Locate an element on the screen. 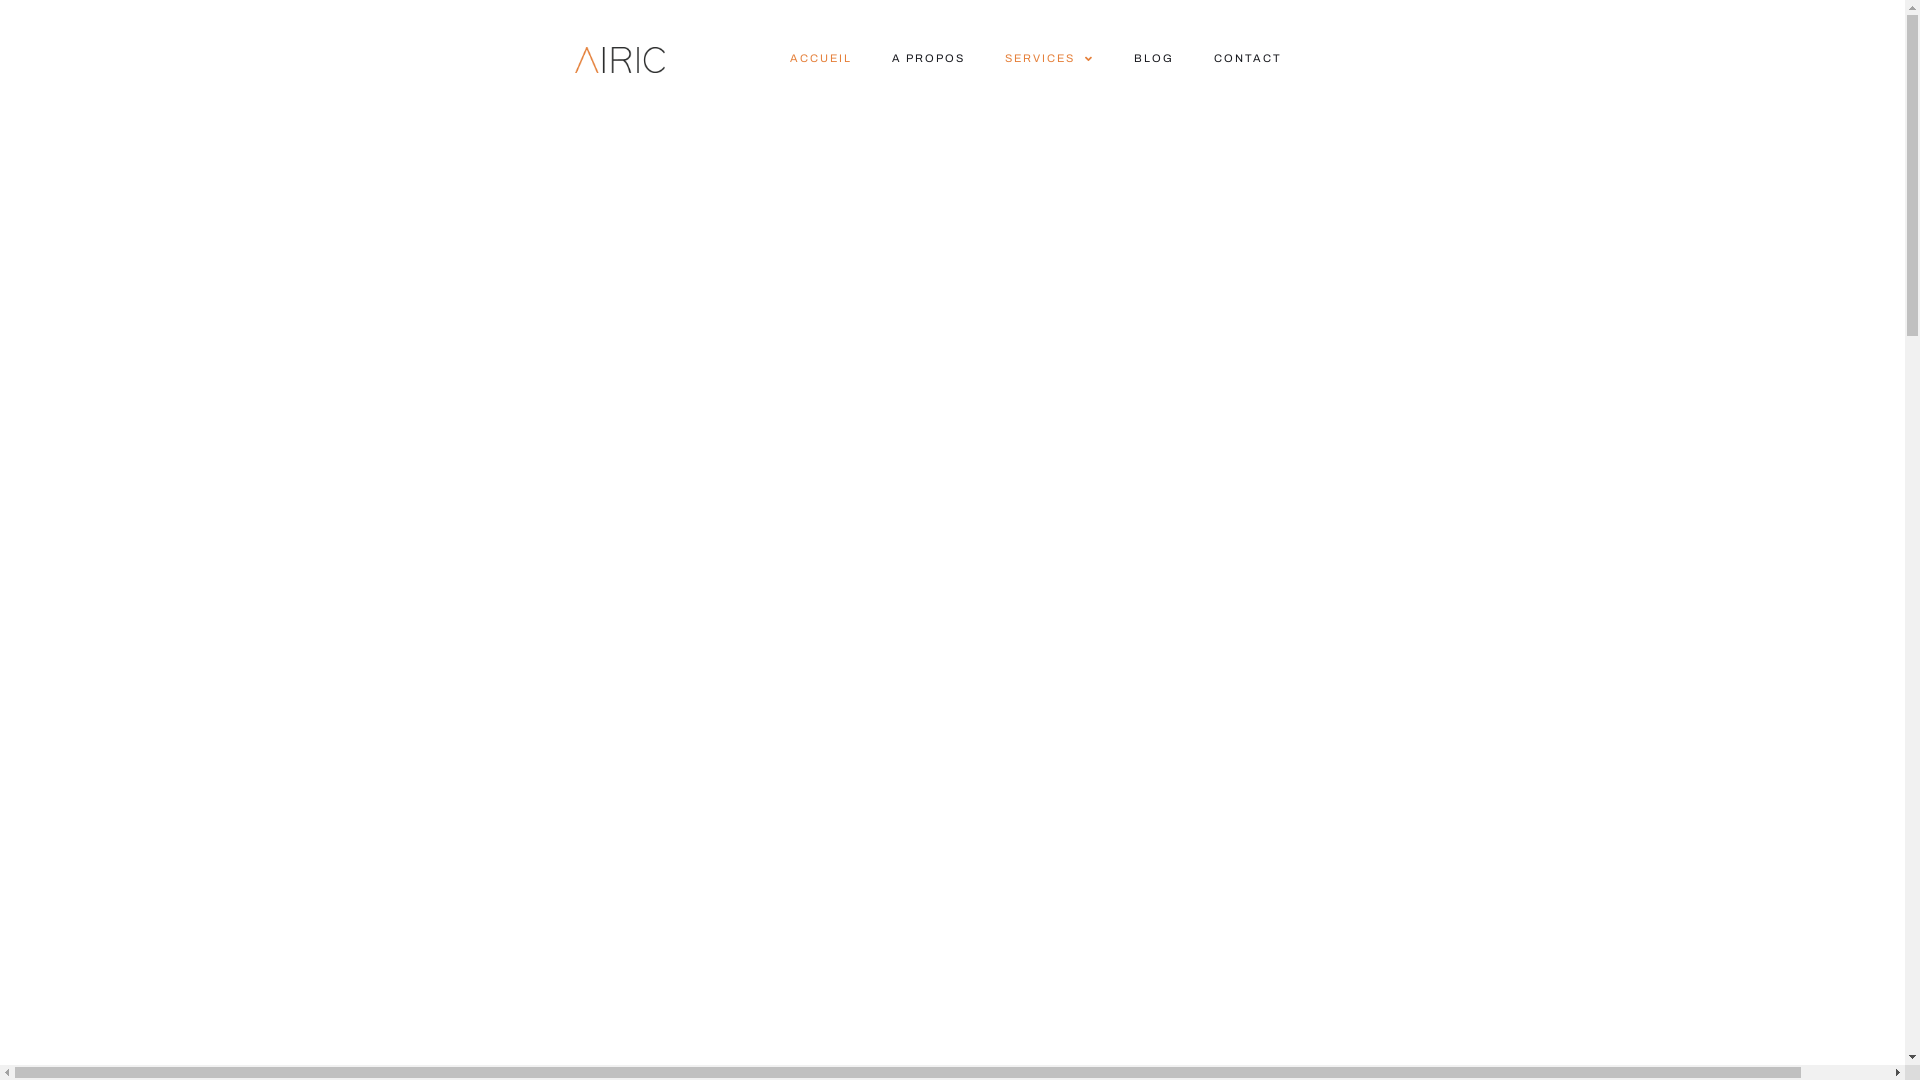 This screenshot has width=1920, height=1080. 'A PROPOS' is located at coordinates (872, 57).